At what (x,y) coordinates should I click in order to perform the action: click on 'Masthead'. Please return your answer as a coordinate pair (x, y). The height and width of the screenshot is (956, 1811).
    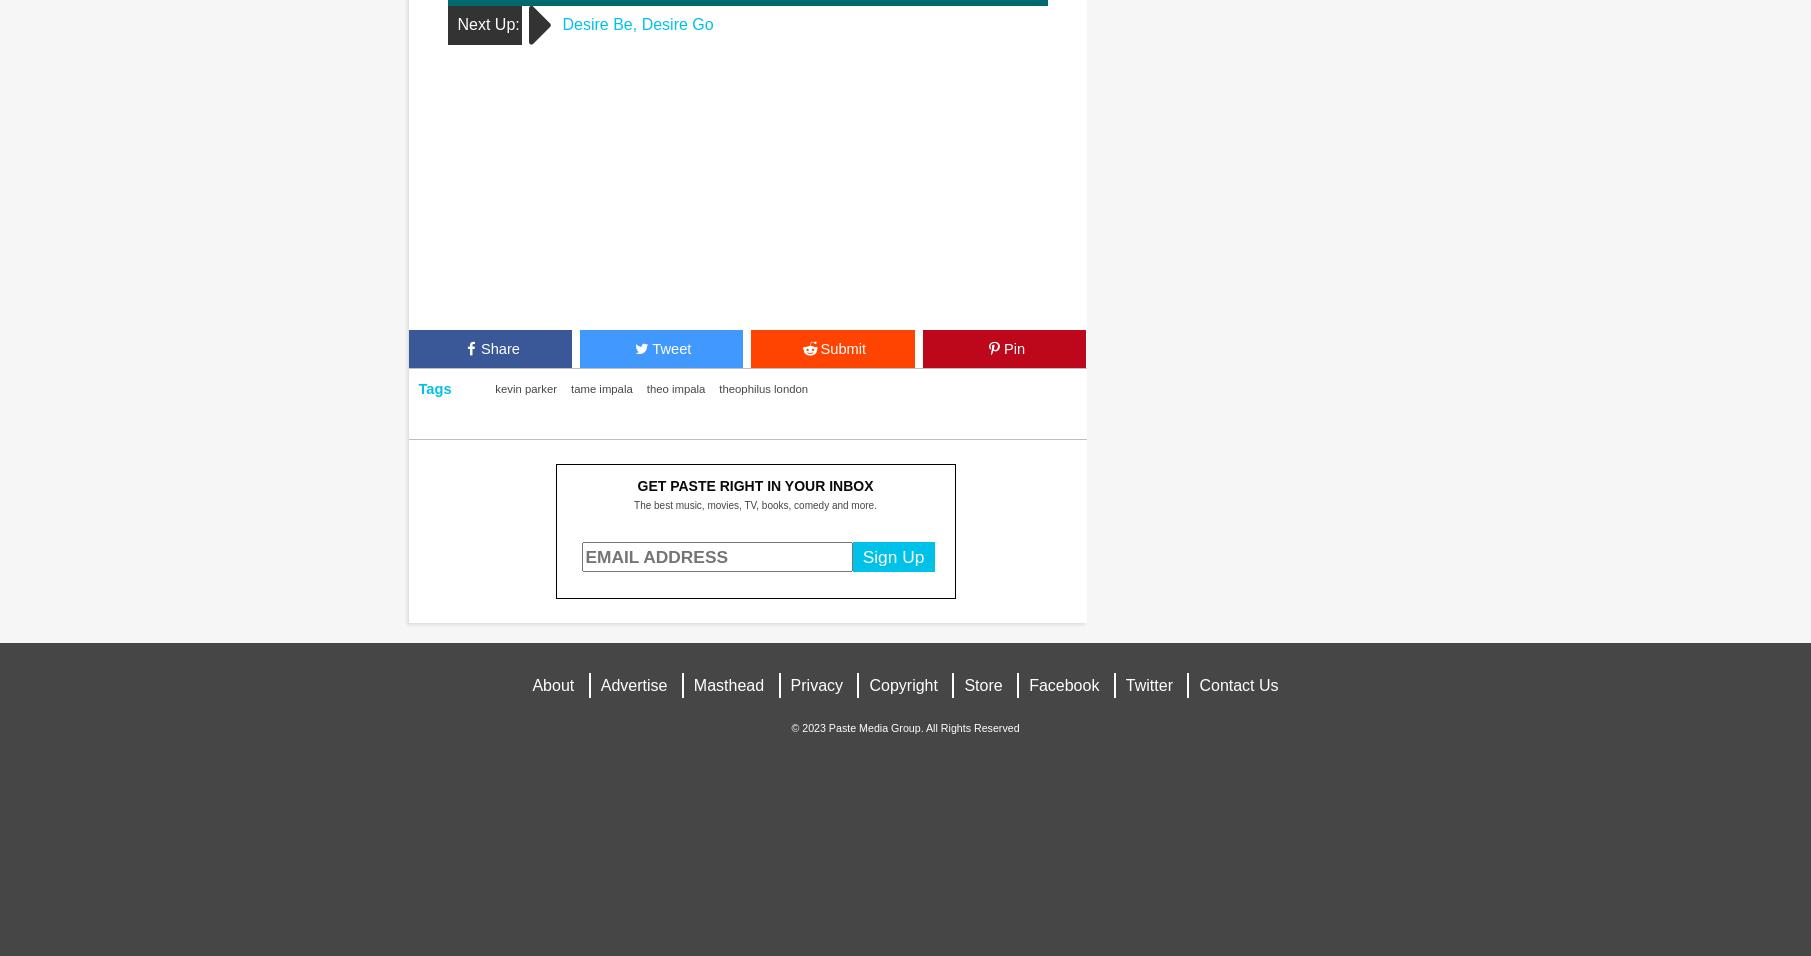
    Looking at the image, I should click on (727, 684).